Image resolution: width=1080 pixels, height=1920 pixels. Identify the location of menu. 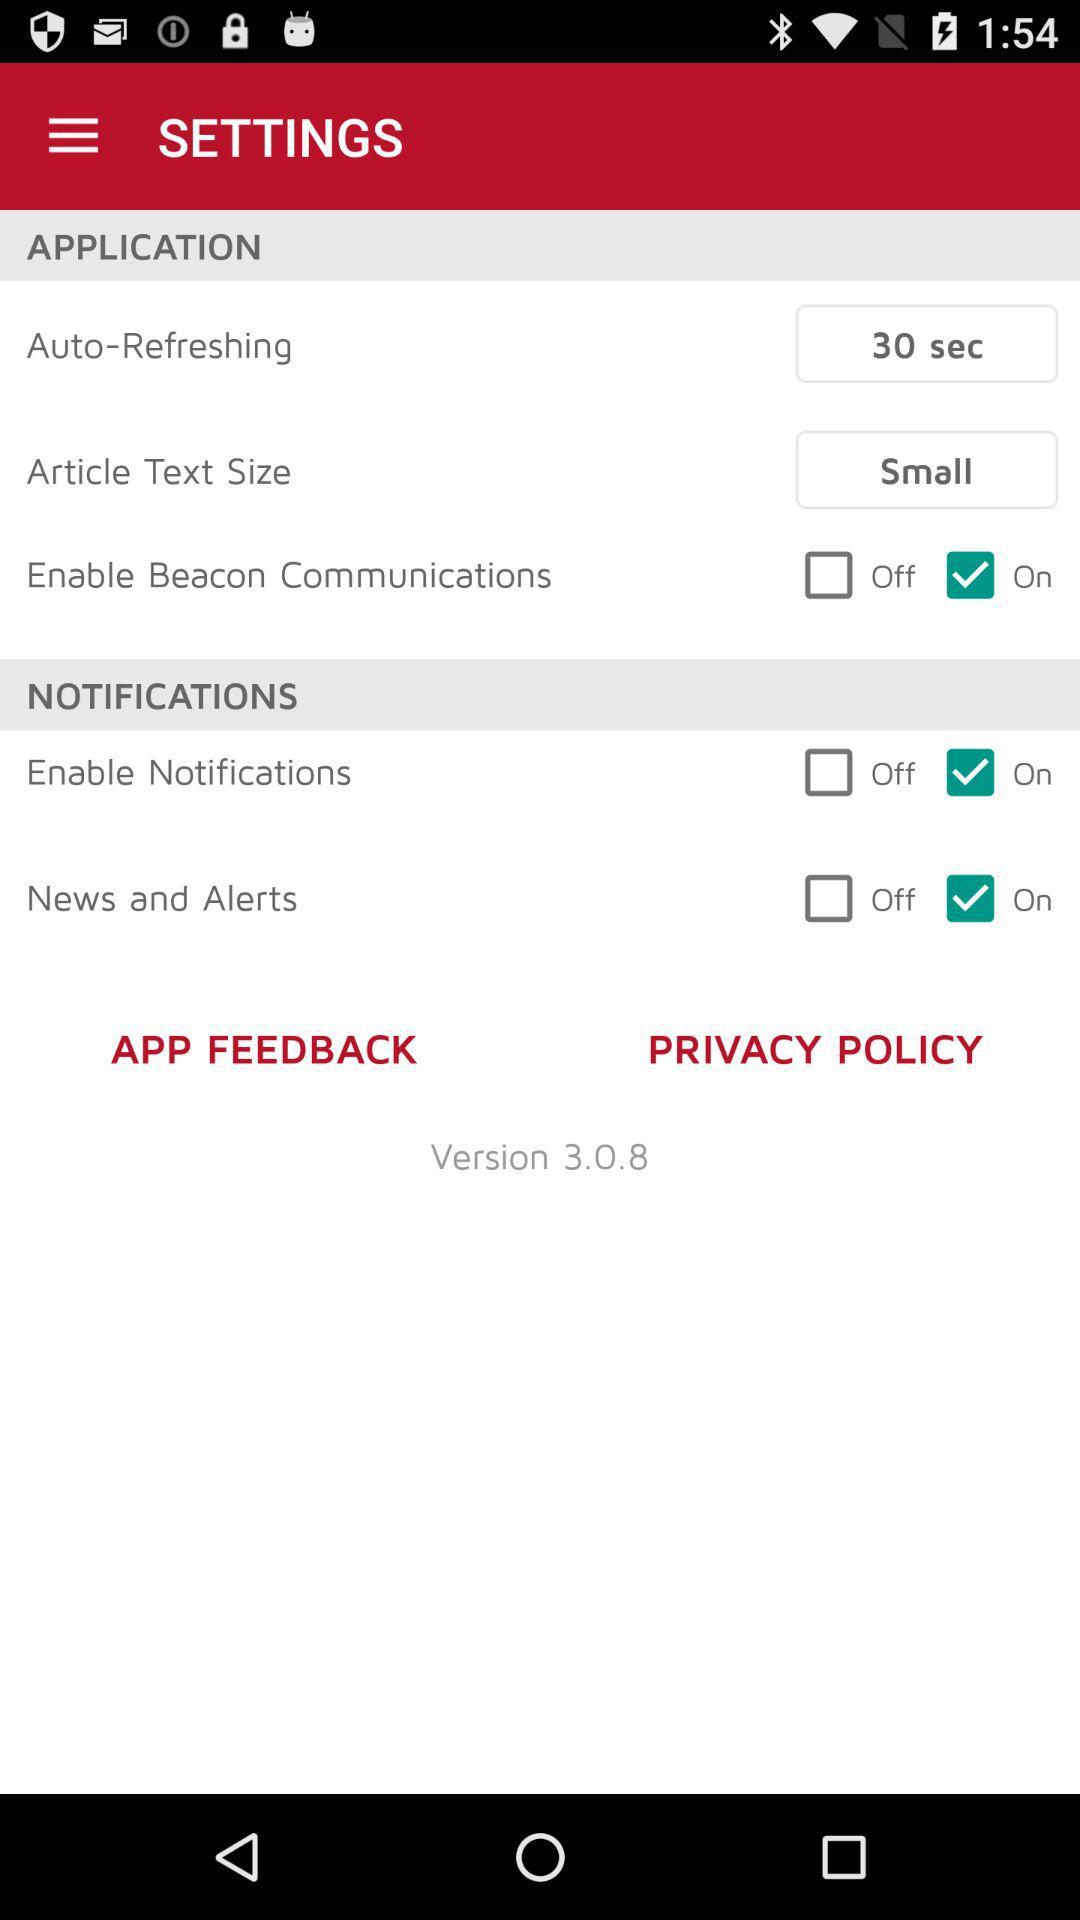
(72, 135).